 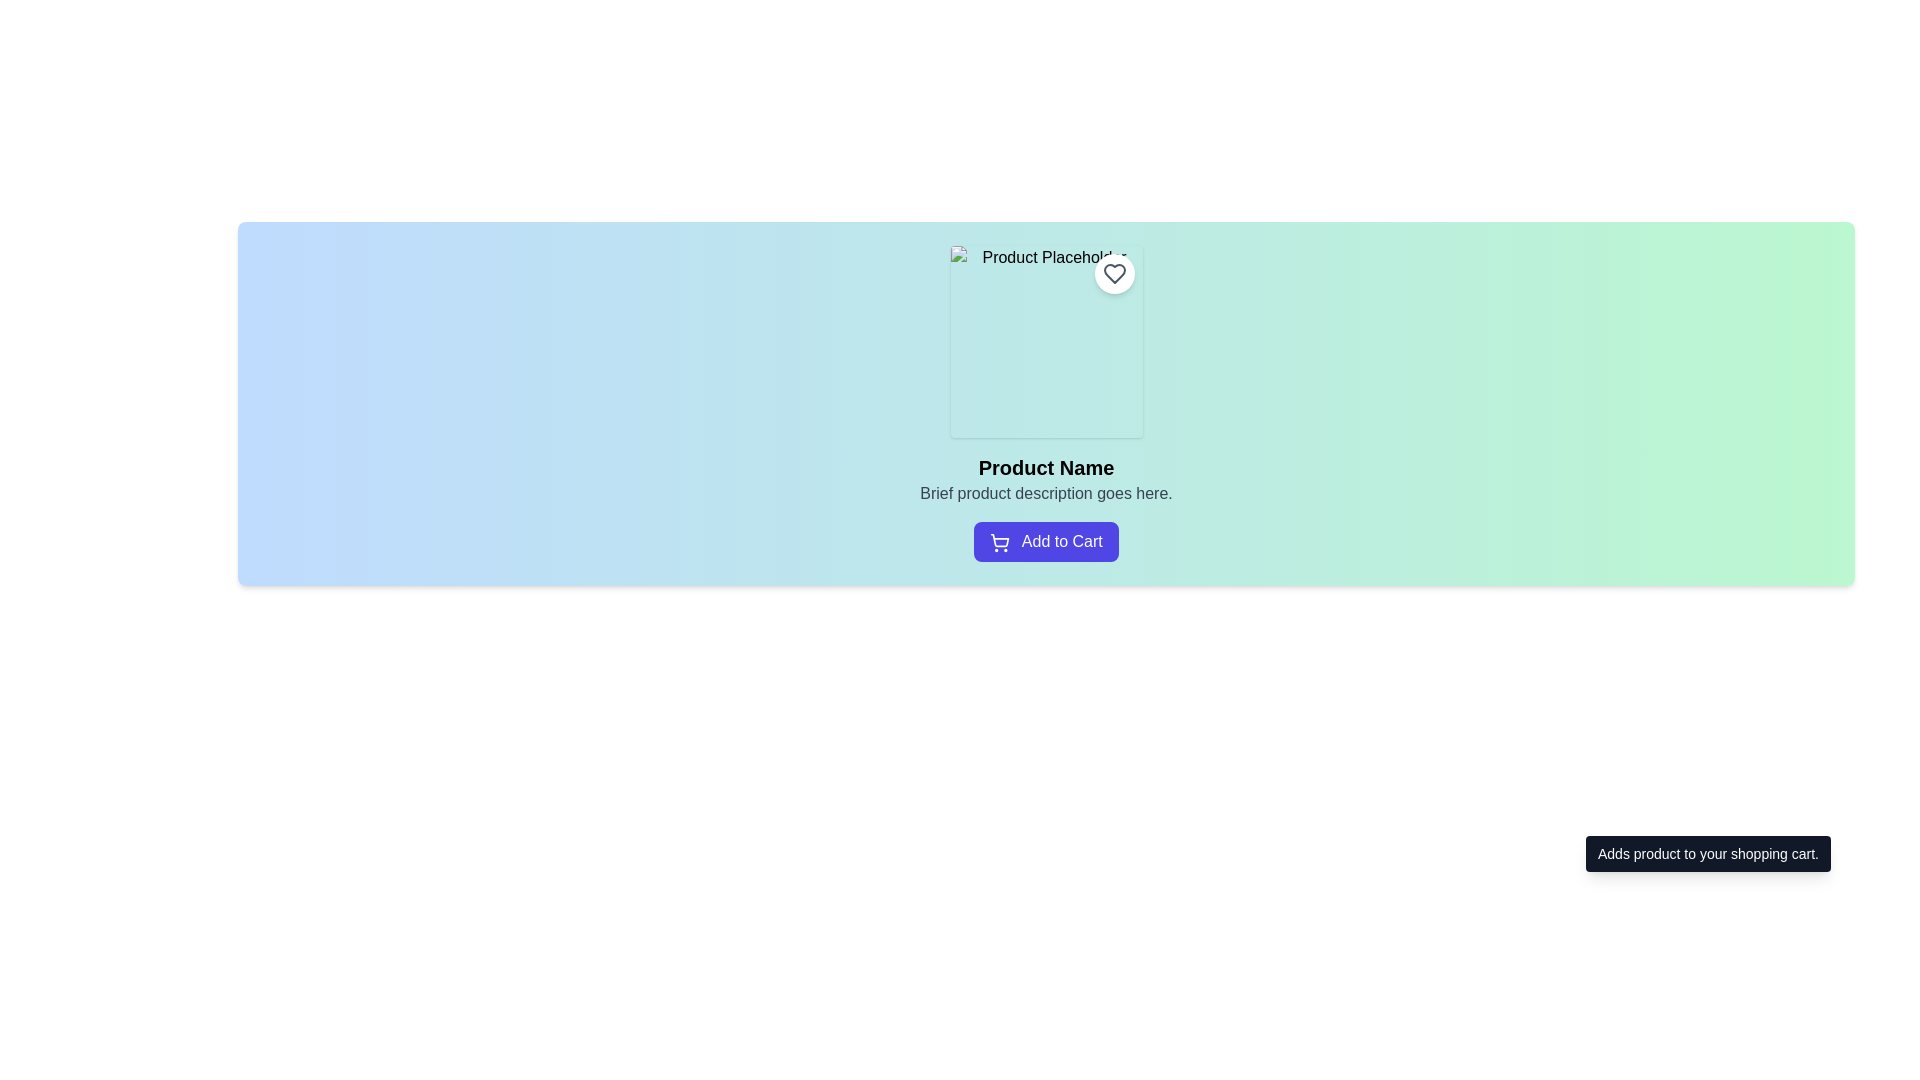 What do you see at coordinates (1000, 542) in the screenshot?
I see `the decorative SVG icon indicating the 'Add to Cart' action, located at the left-most side of the button within the product description module` at bounding box center [1000, 542].